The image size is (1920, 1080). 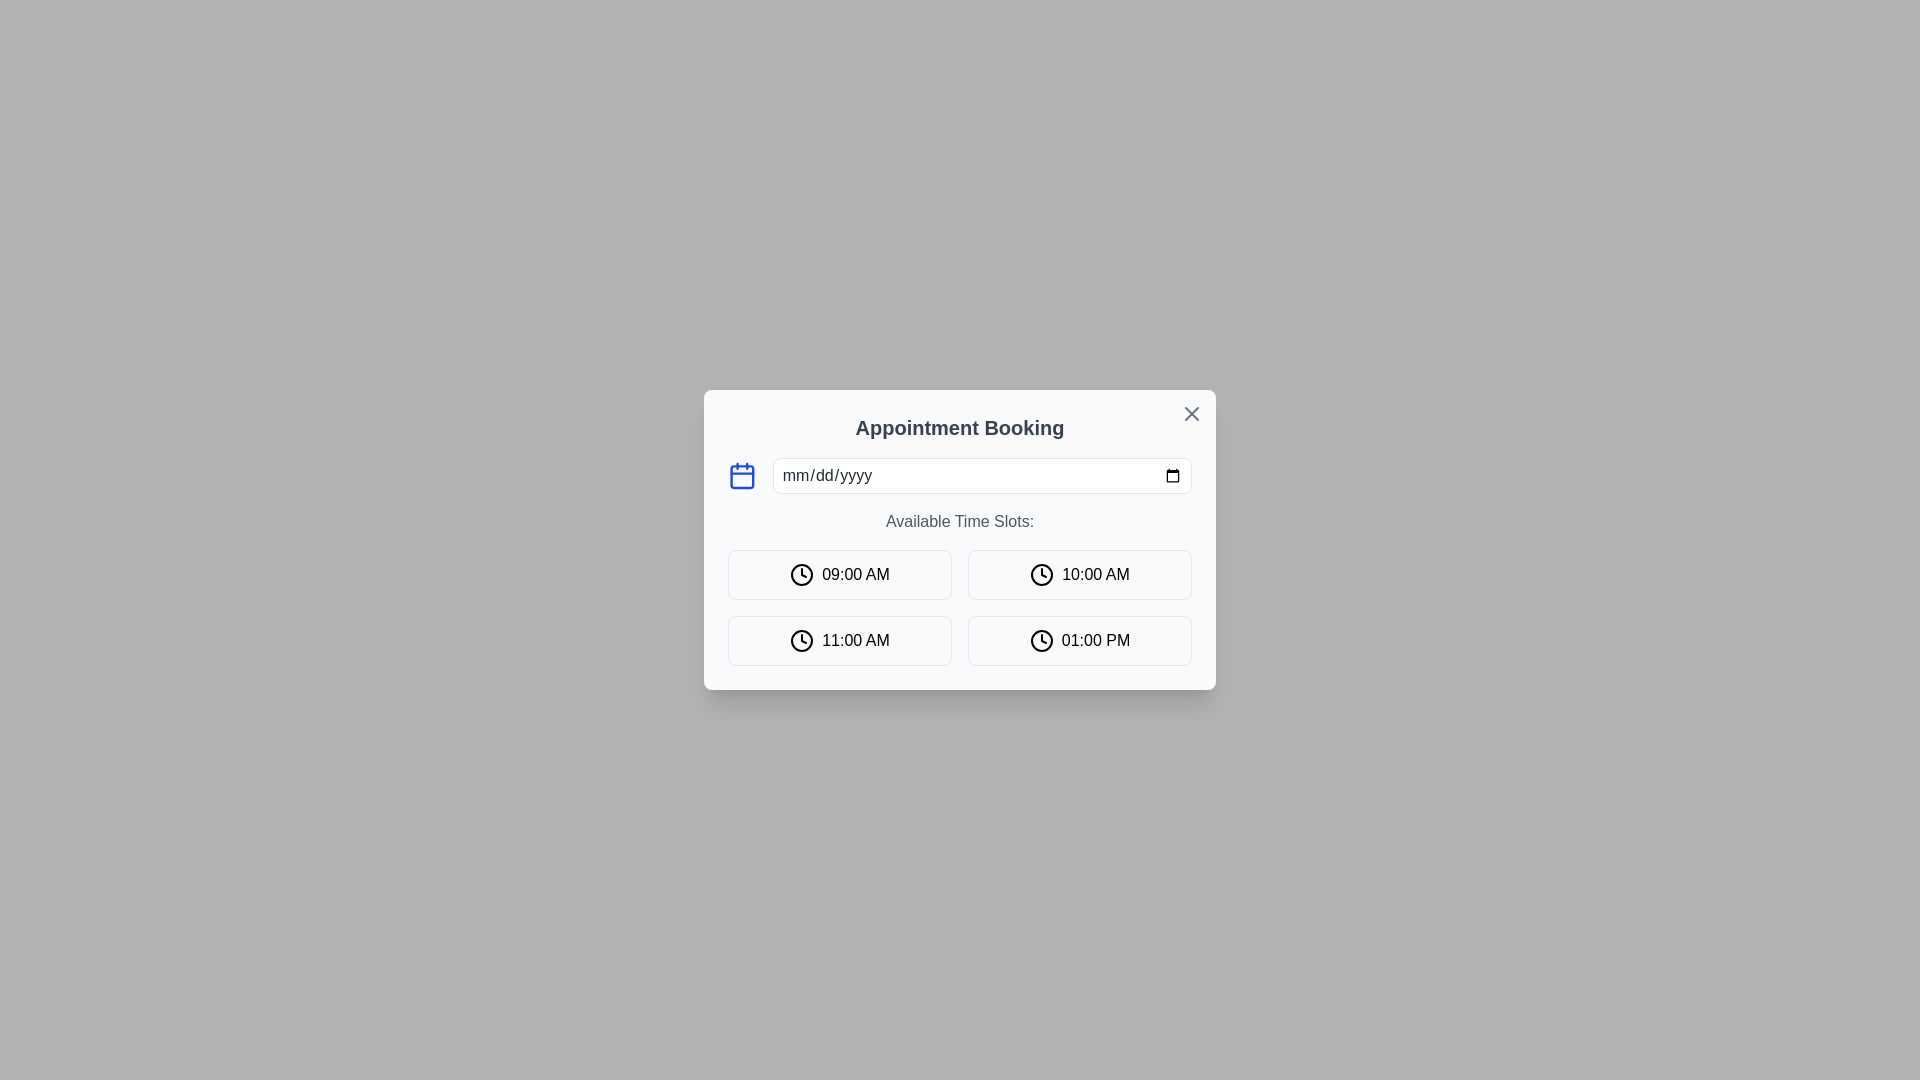 What do you see at coordinates (1079, 640) in the screenshot?
I see `the interactive button displaying '01:00 PM' with a clock icon` at bounding box center [1079, 640].